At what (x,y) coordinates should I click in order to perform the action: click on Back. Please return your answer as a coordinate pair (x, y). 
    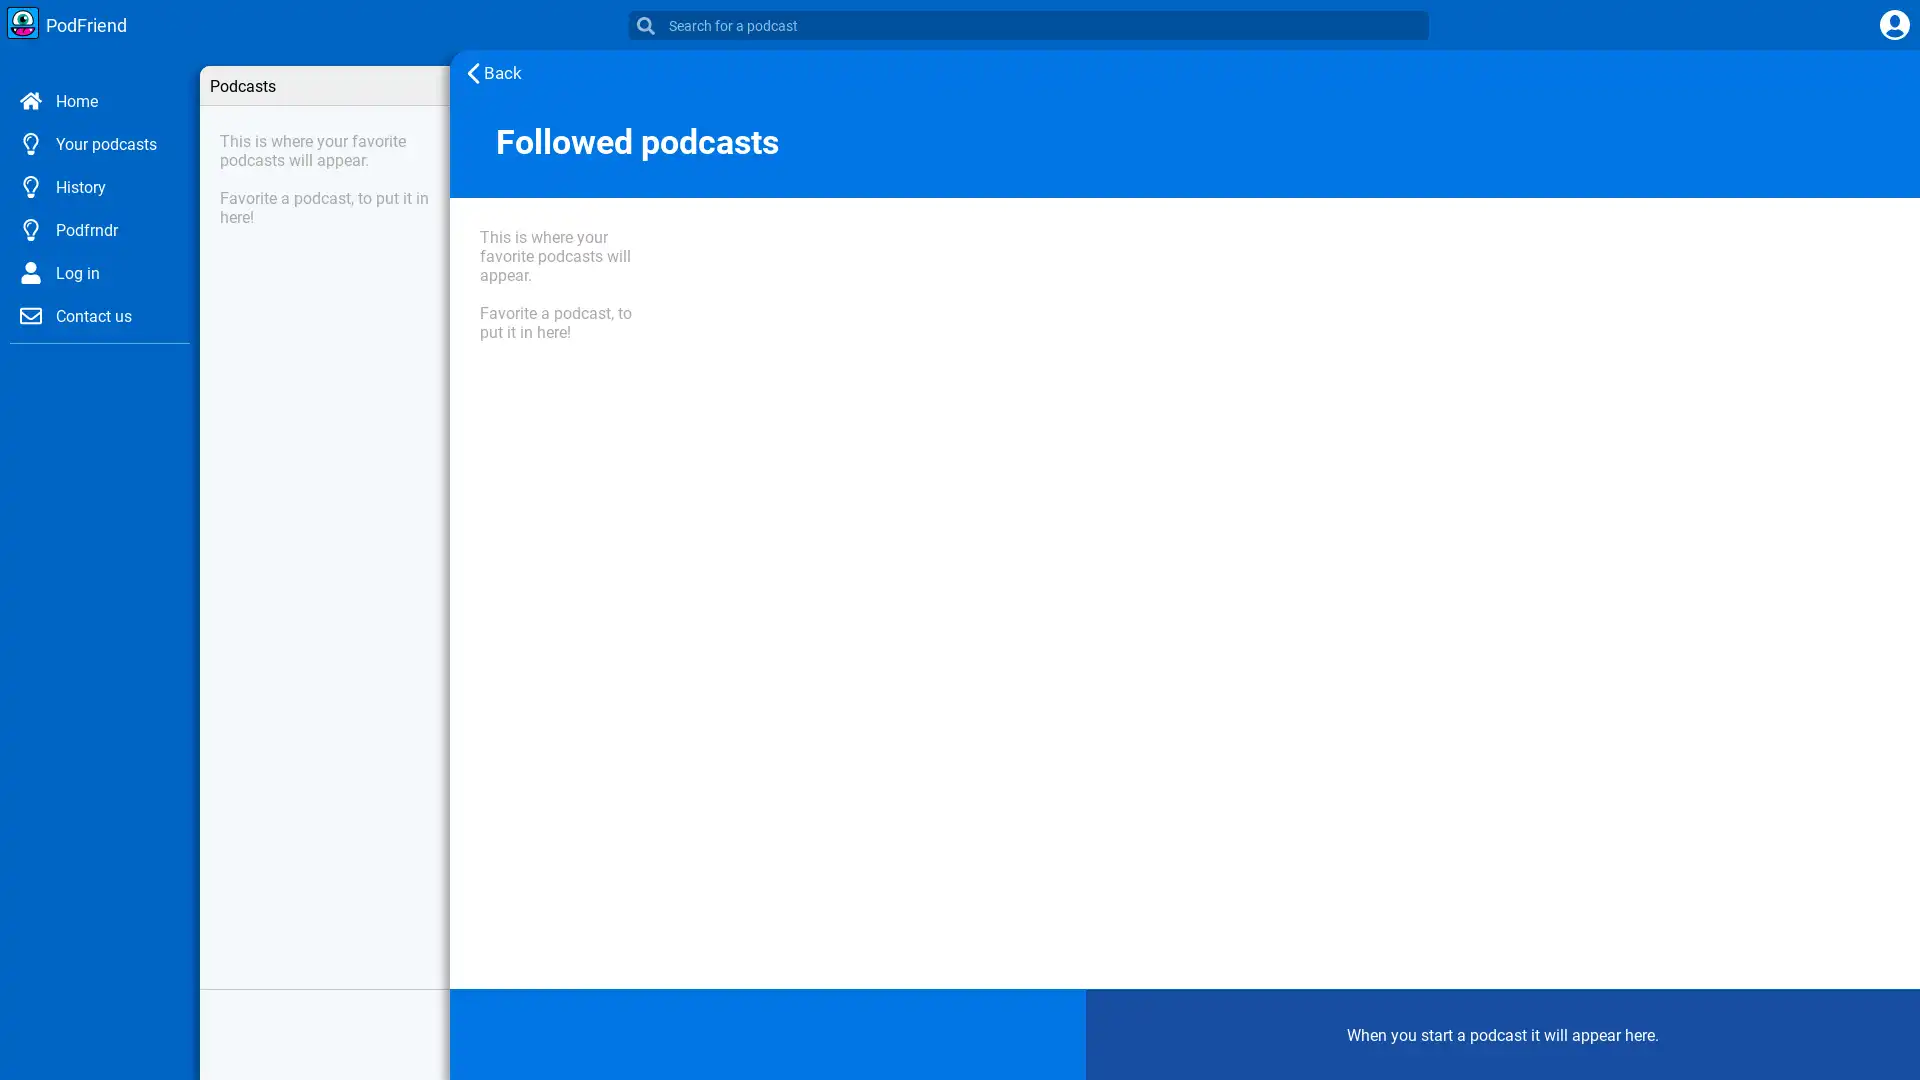
    Looking at the image, I should click on (488, 72).